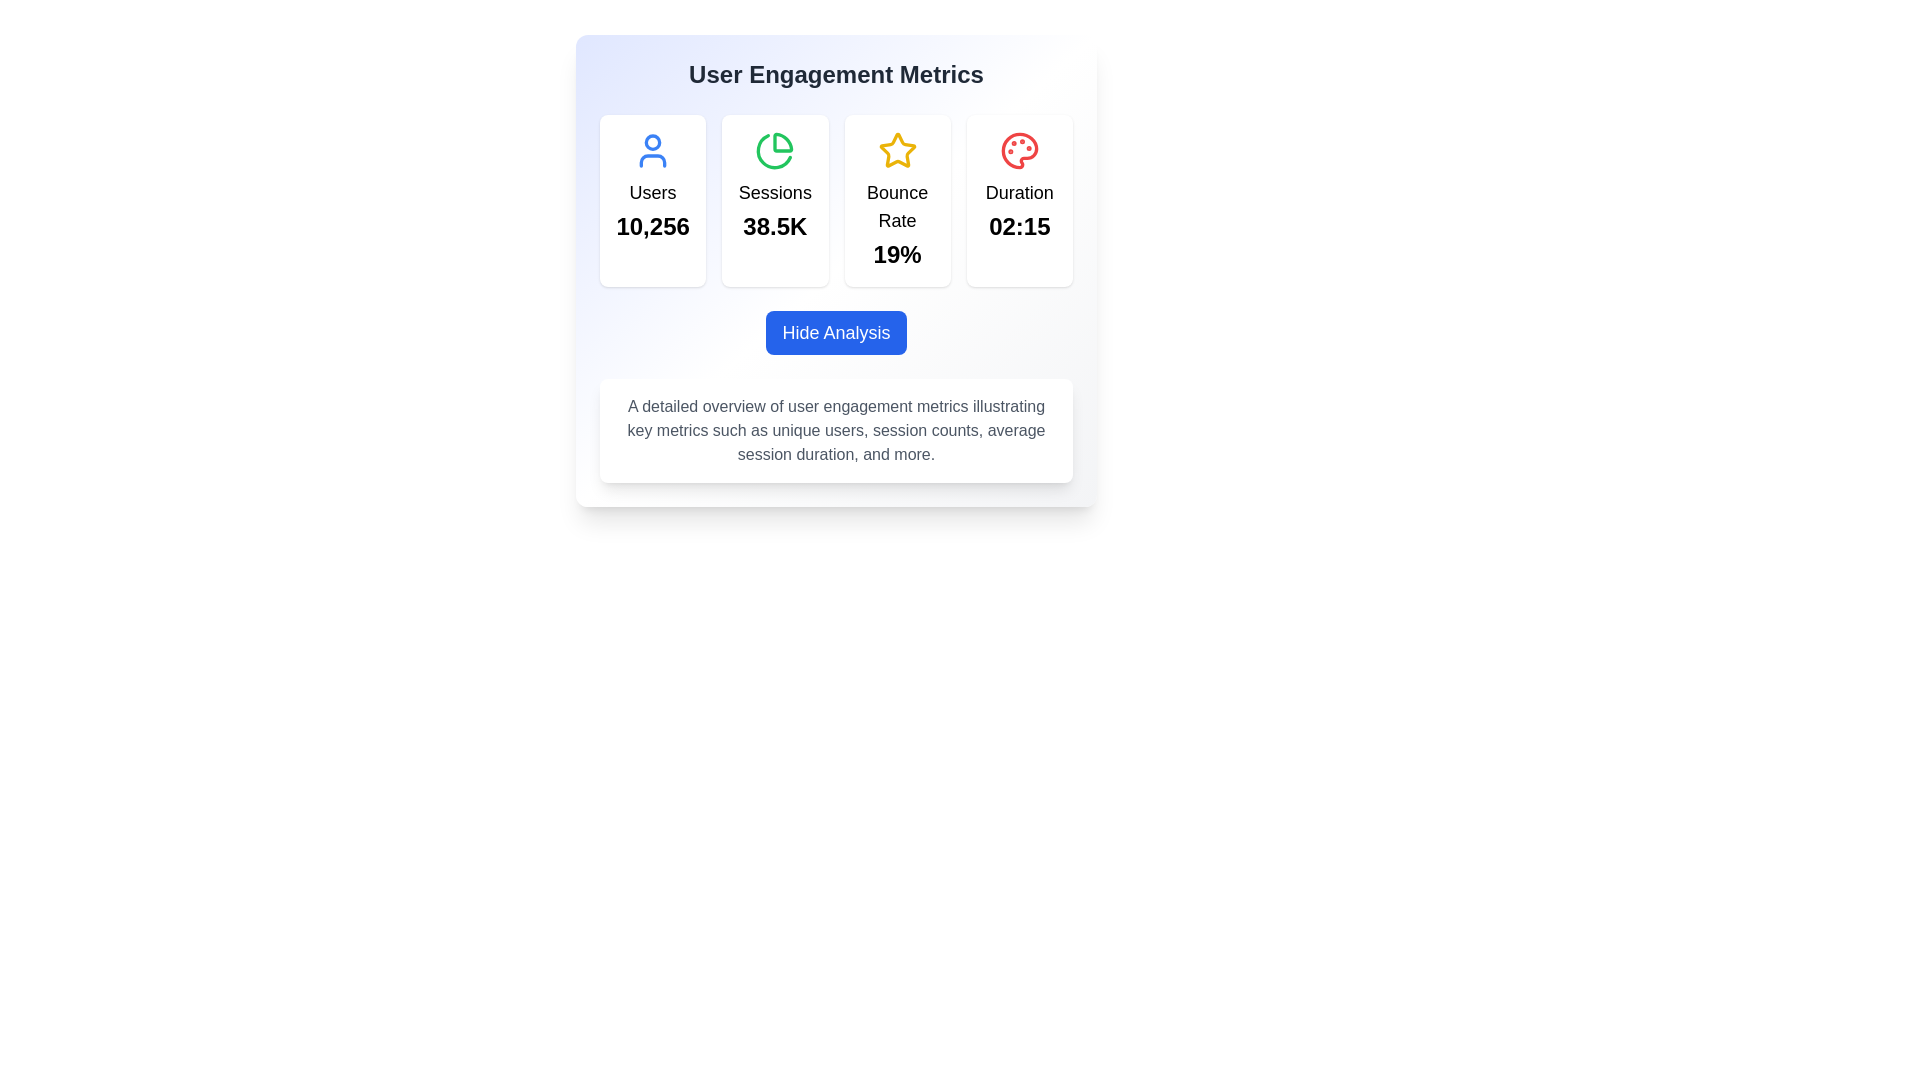 This screenshot has width=1920, height=1080. What do you see at coordinates (652, 149) in the screenshot?
I see `the blue user icon located in the upper-left corner of the first metric card in the 'User Engagement Metrics' section` at bounding box center [652, 149].